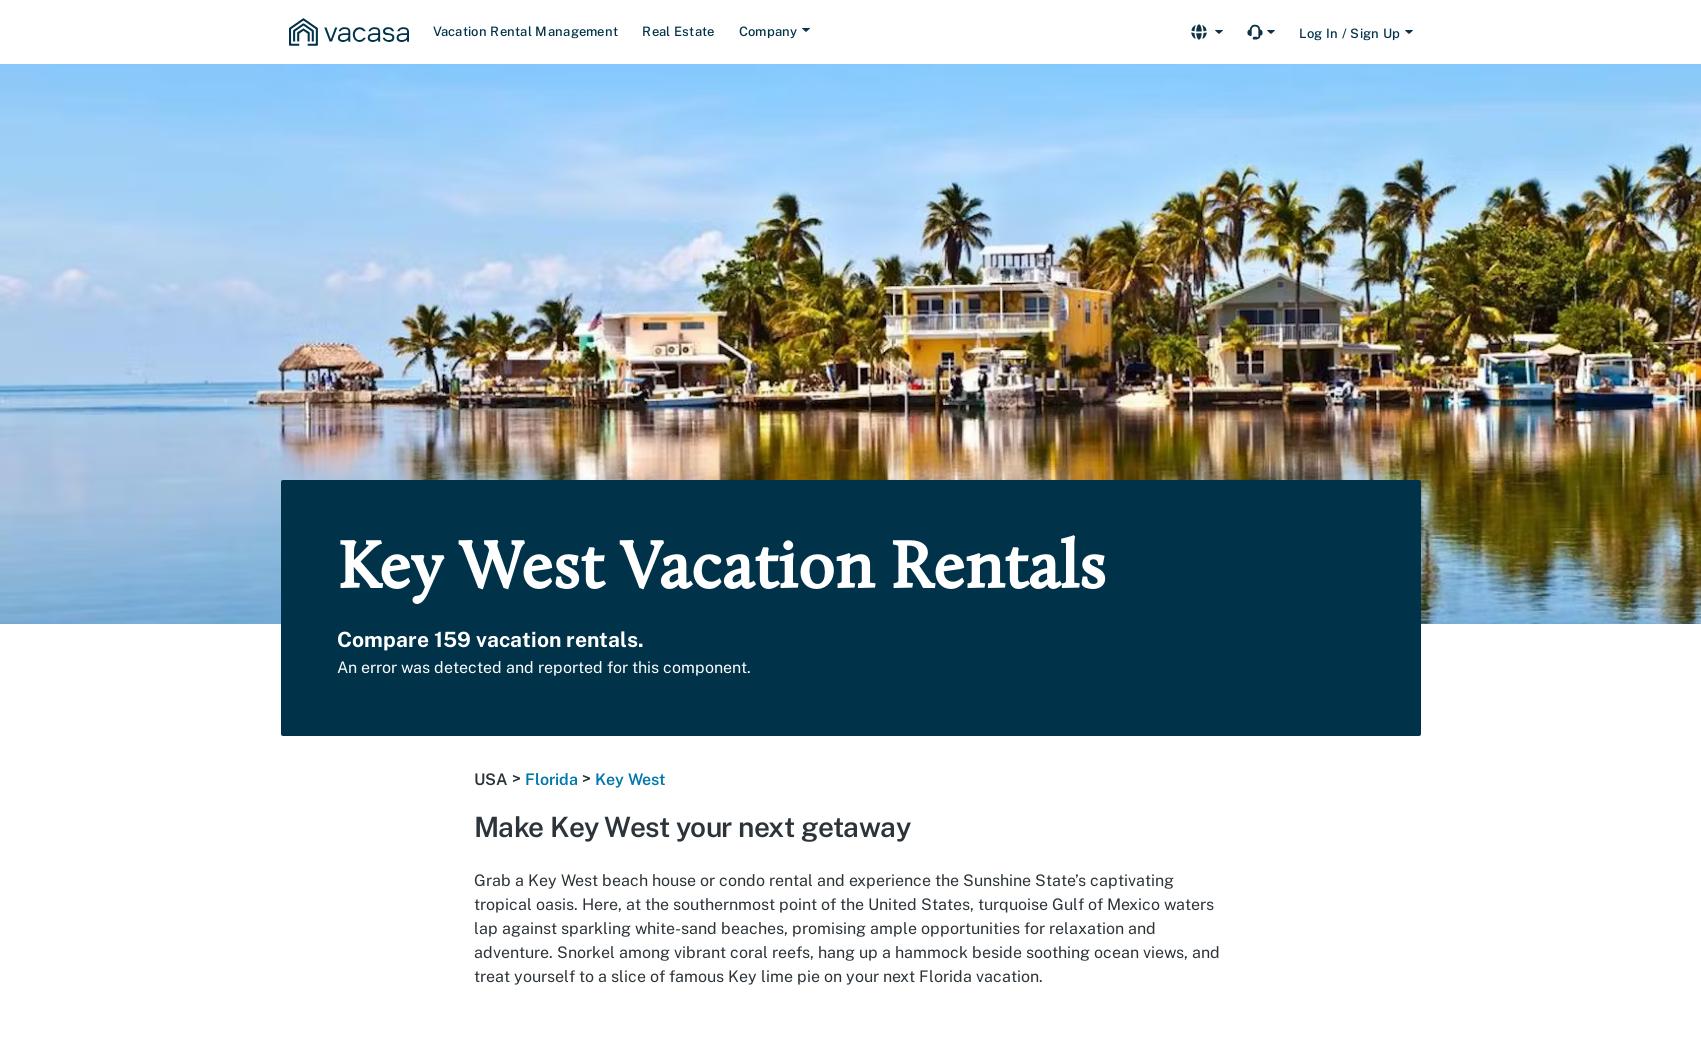  Describe the element at coordinates (489, 639) in the screenshot. I see `'Compare 159 vacation rentals.'` at that location.